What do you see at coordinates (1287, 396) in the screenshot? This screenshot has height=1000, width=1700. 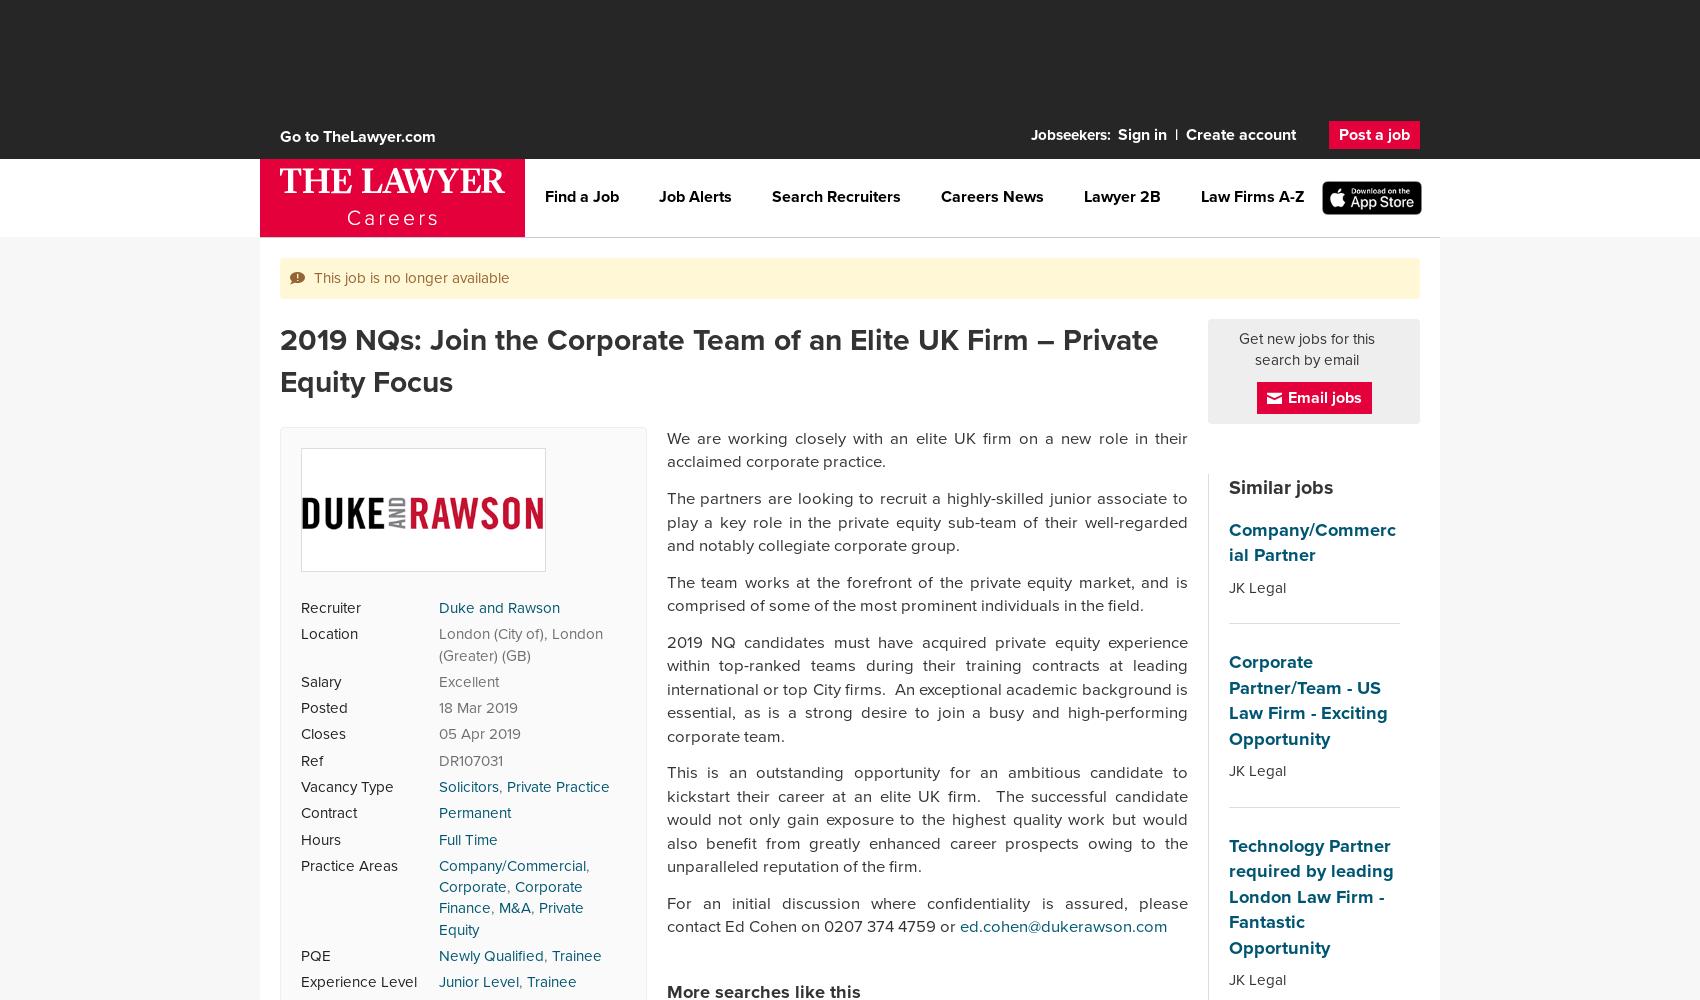 I see `'Email jobs'` at bounding box center [1287, 396].